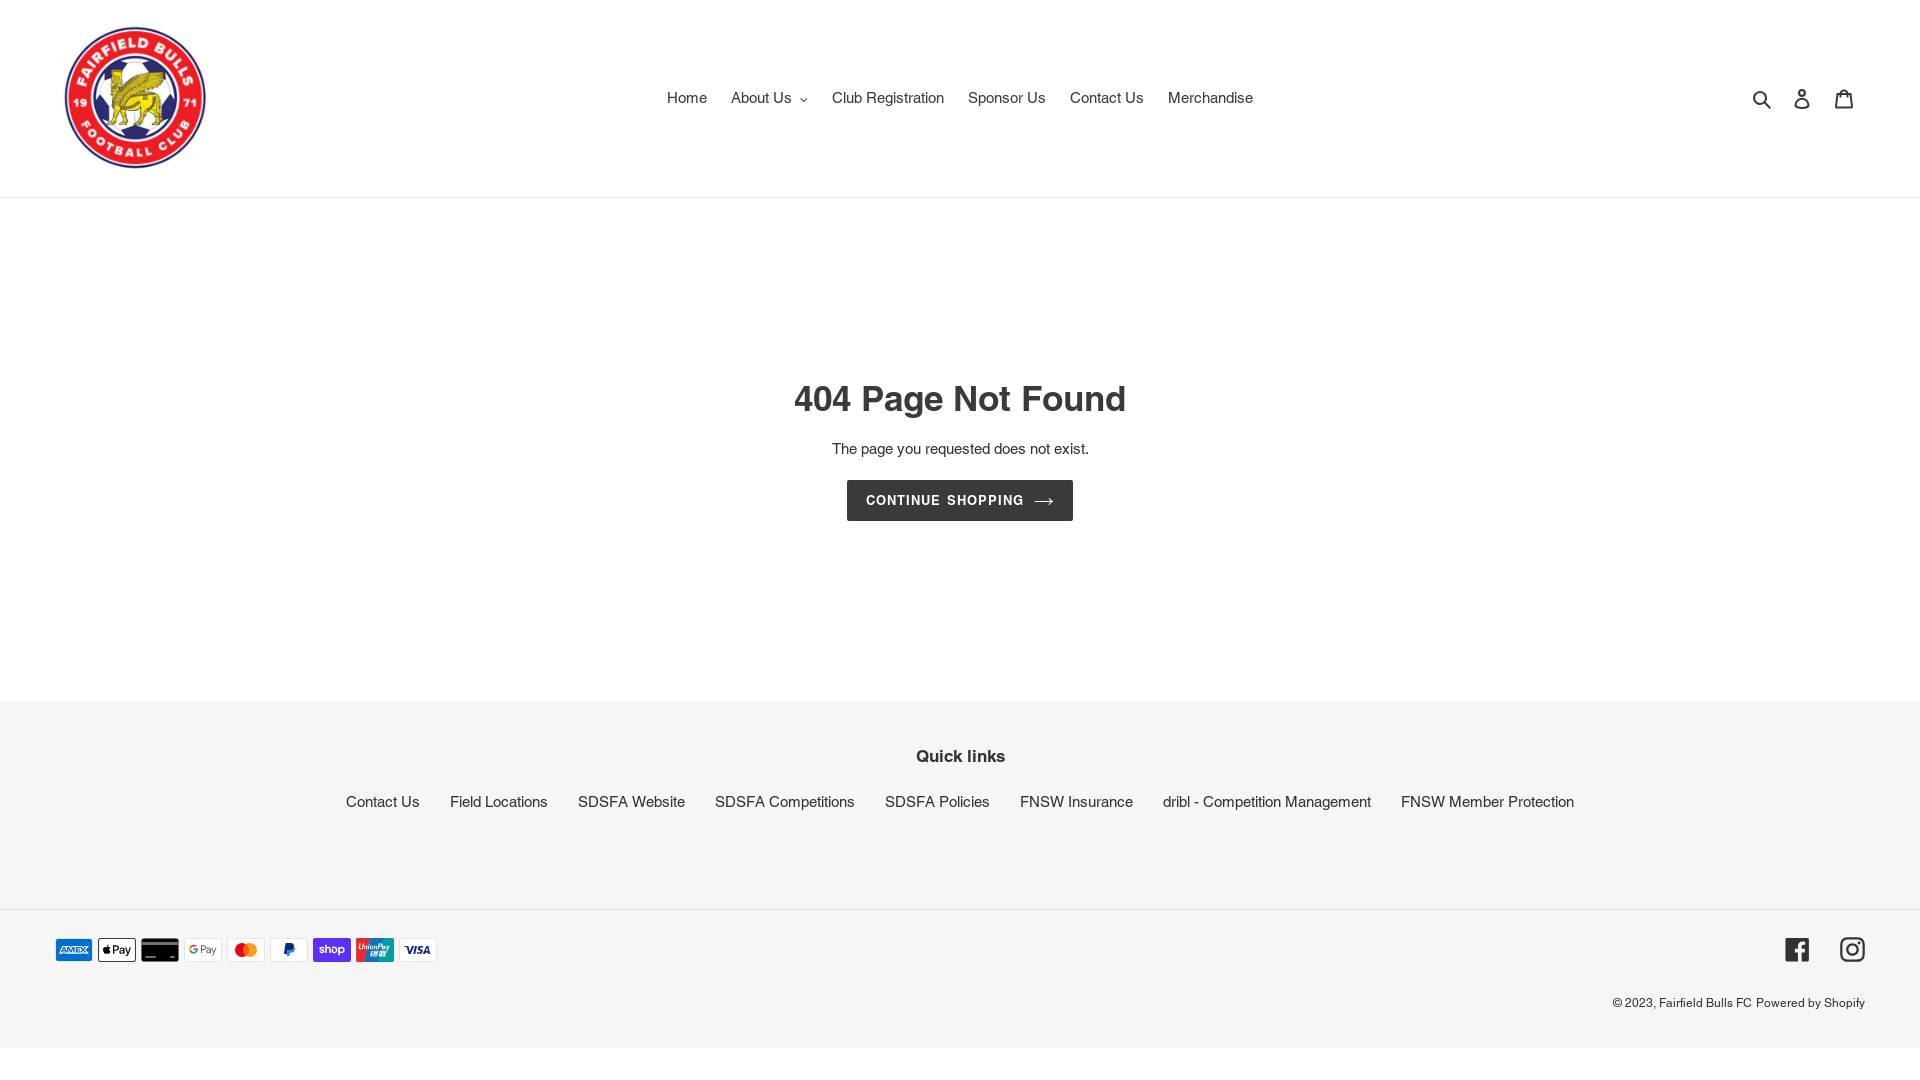 The width and height of the screenshot is (1920, 1080). What do you see at coordinates (1266, 800) in the screenshot?
I see `'dribl - Competition Management'` at bounding box center [1266, 800].